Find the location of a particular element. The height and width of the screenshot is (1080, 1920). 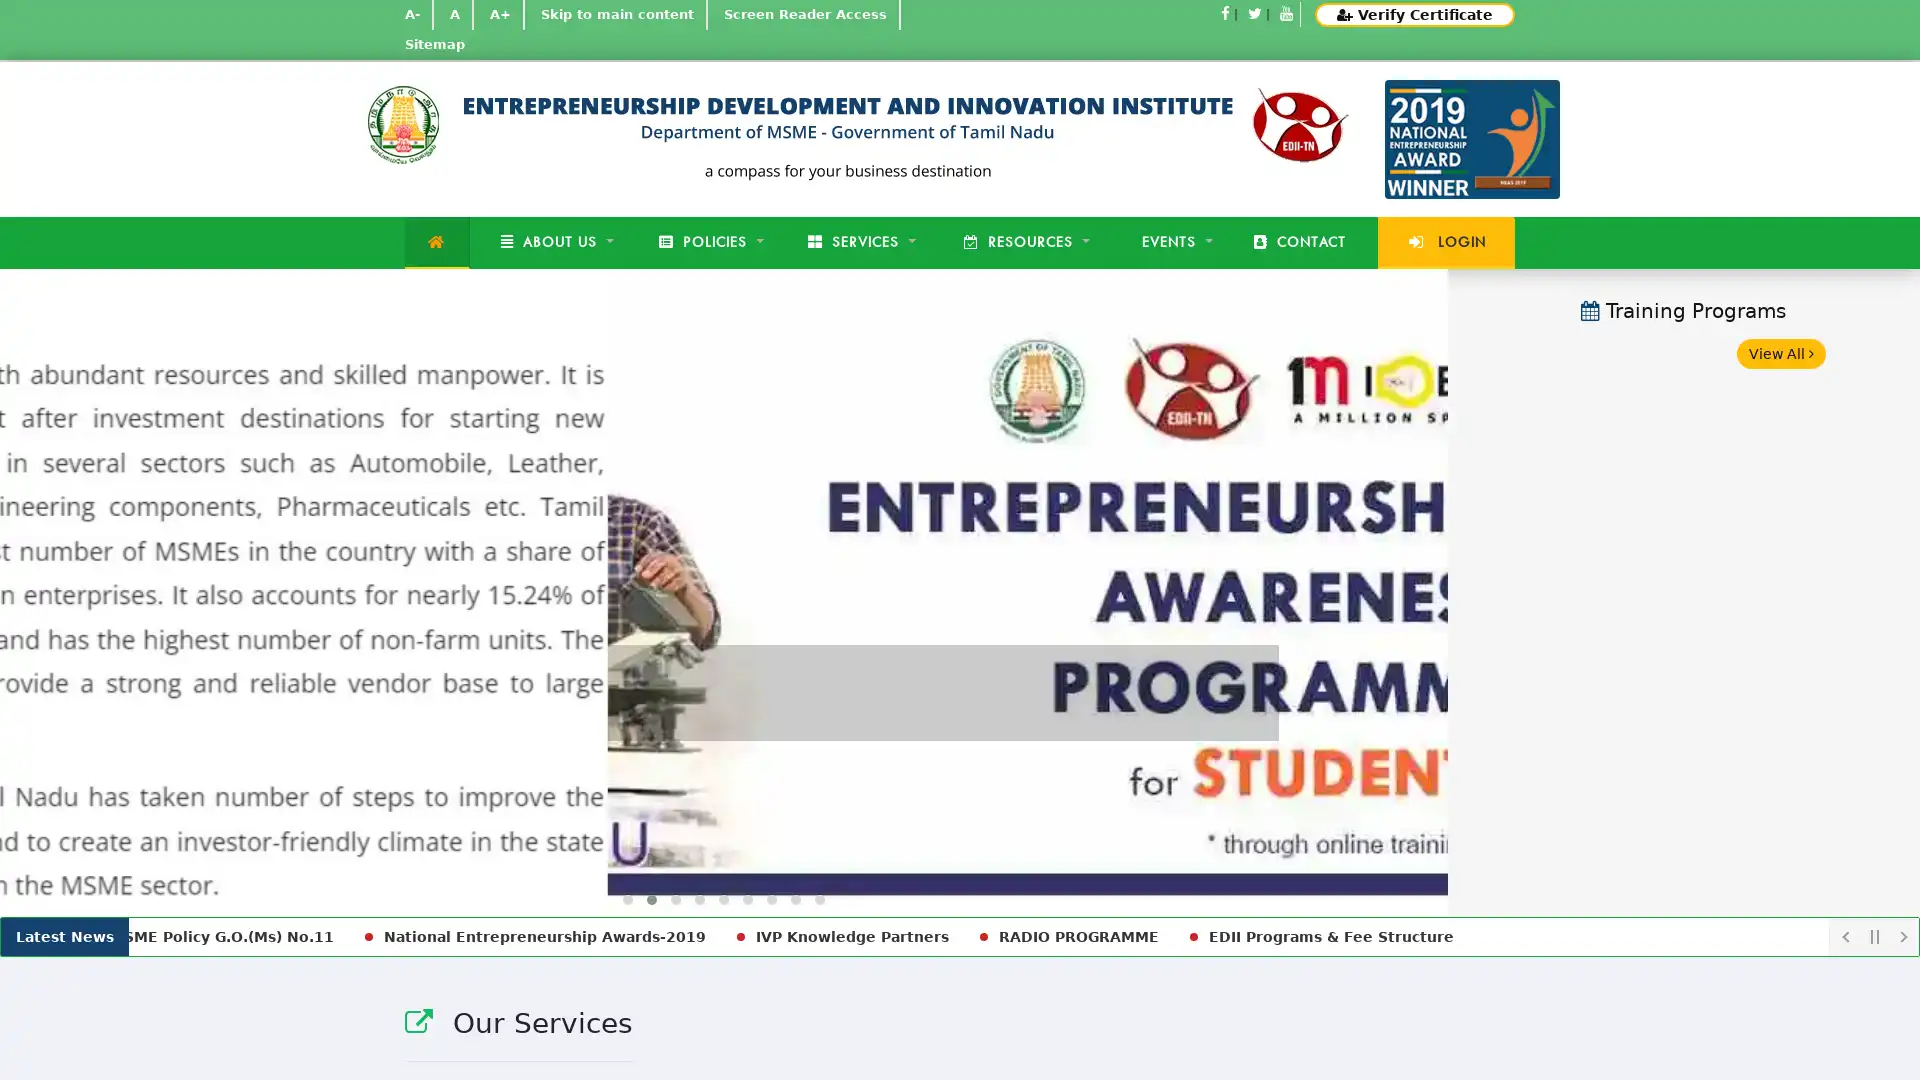

Previous is located at coordinates (39, 571).